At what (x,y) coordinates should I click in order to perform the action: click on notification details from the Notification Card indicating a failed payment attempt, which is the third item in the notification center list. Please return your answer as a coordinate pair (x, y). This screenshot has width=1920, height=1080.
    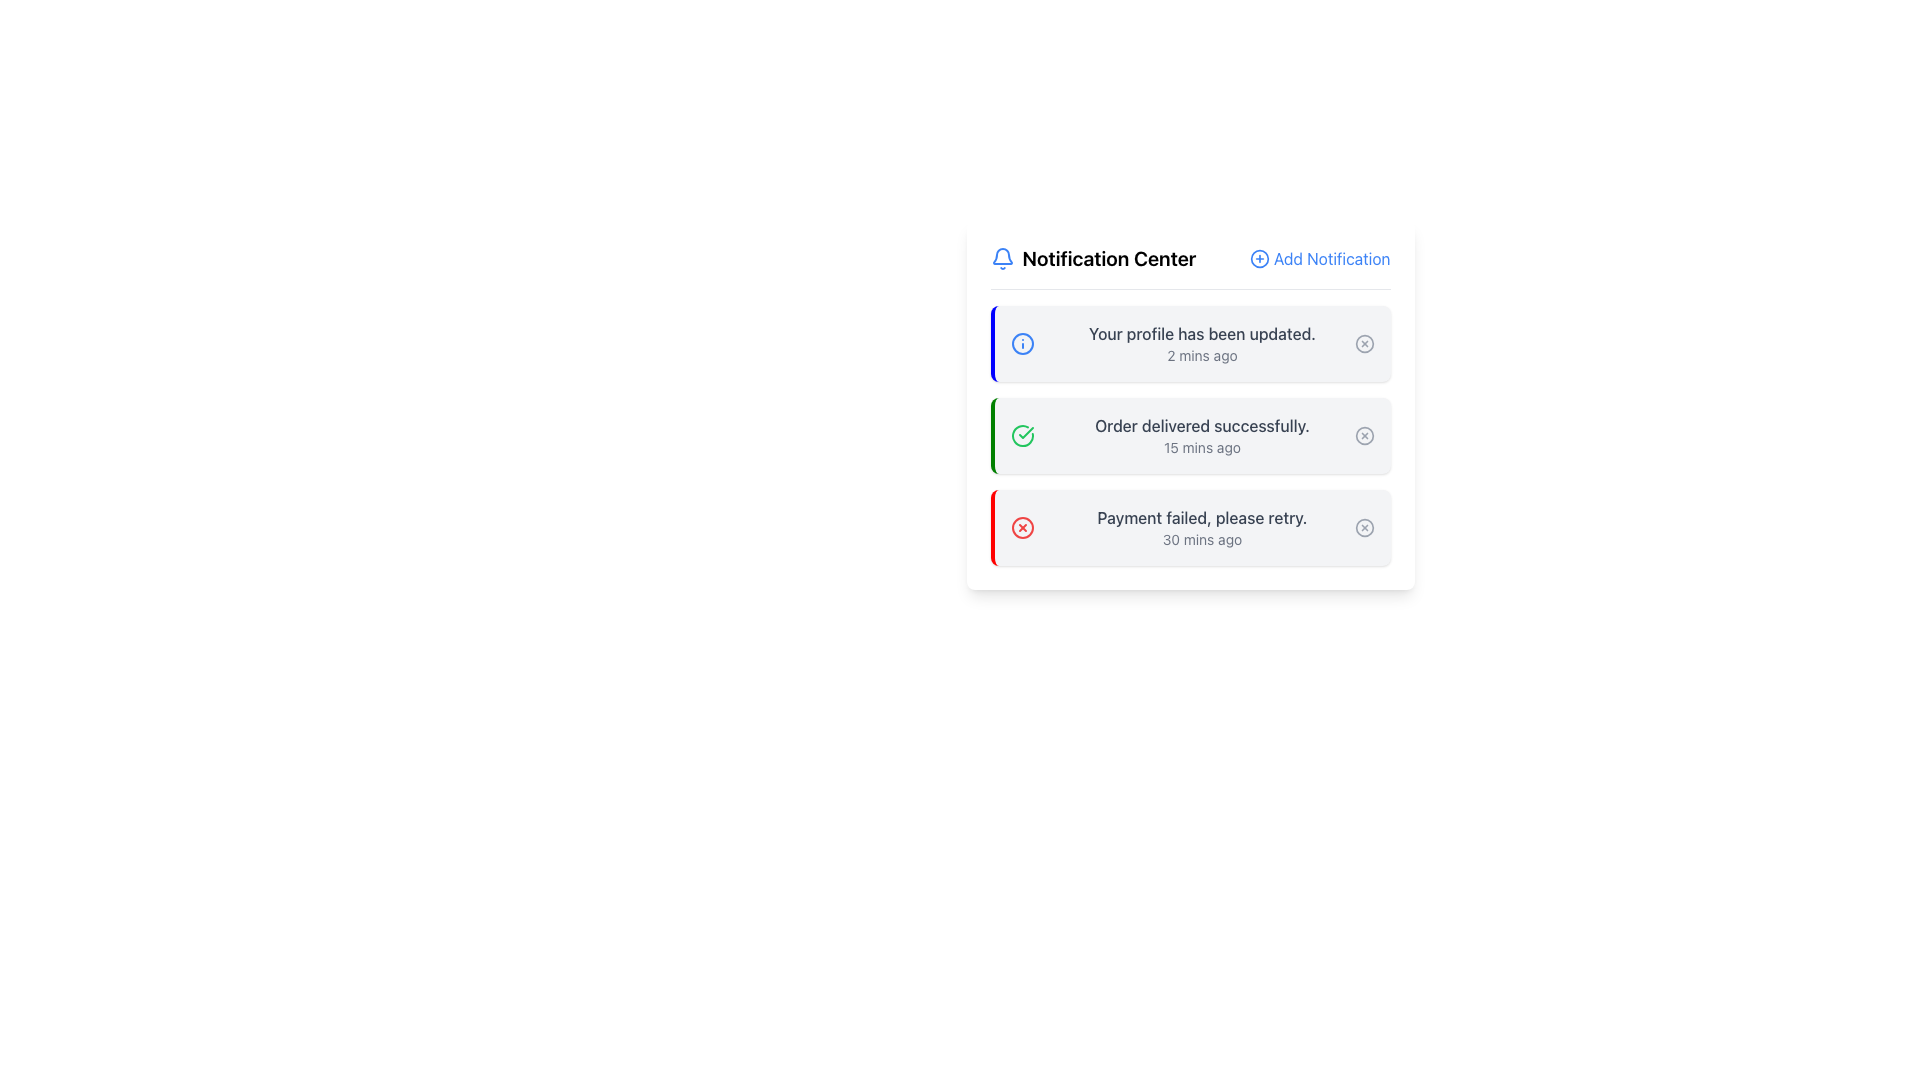
    Looking at the image, I should click on (1190, 527).